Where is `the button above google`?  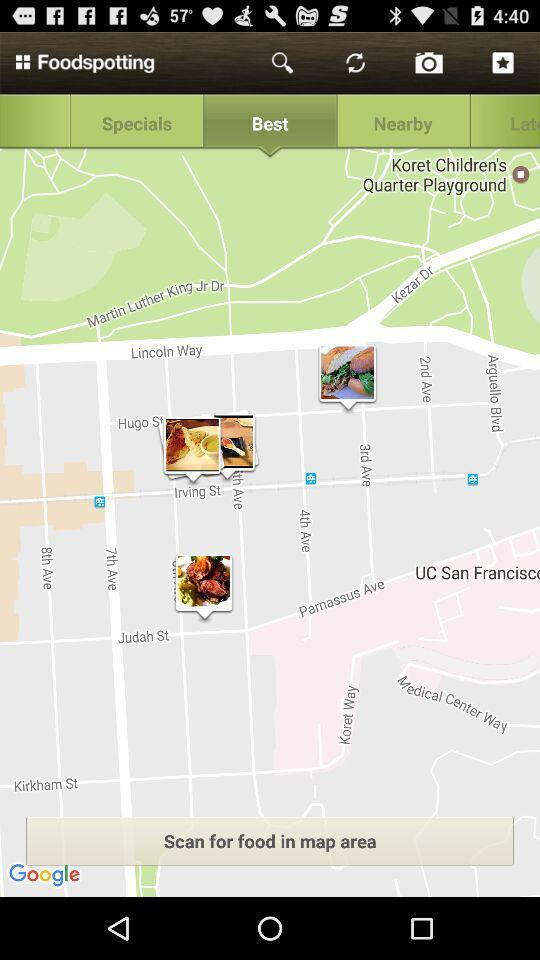
the button above google is located at coordinates (270, 840).